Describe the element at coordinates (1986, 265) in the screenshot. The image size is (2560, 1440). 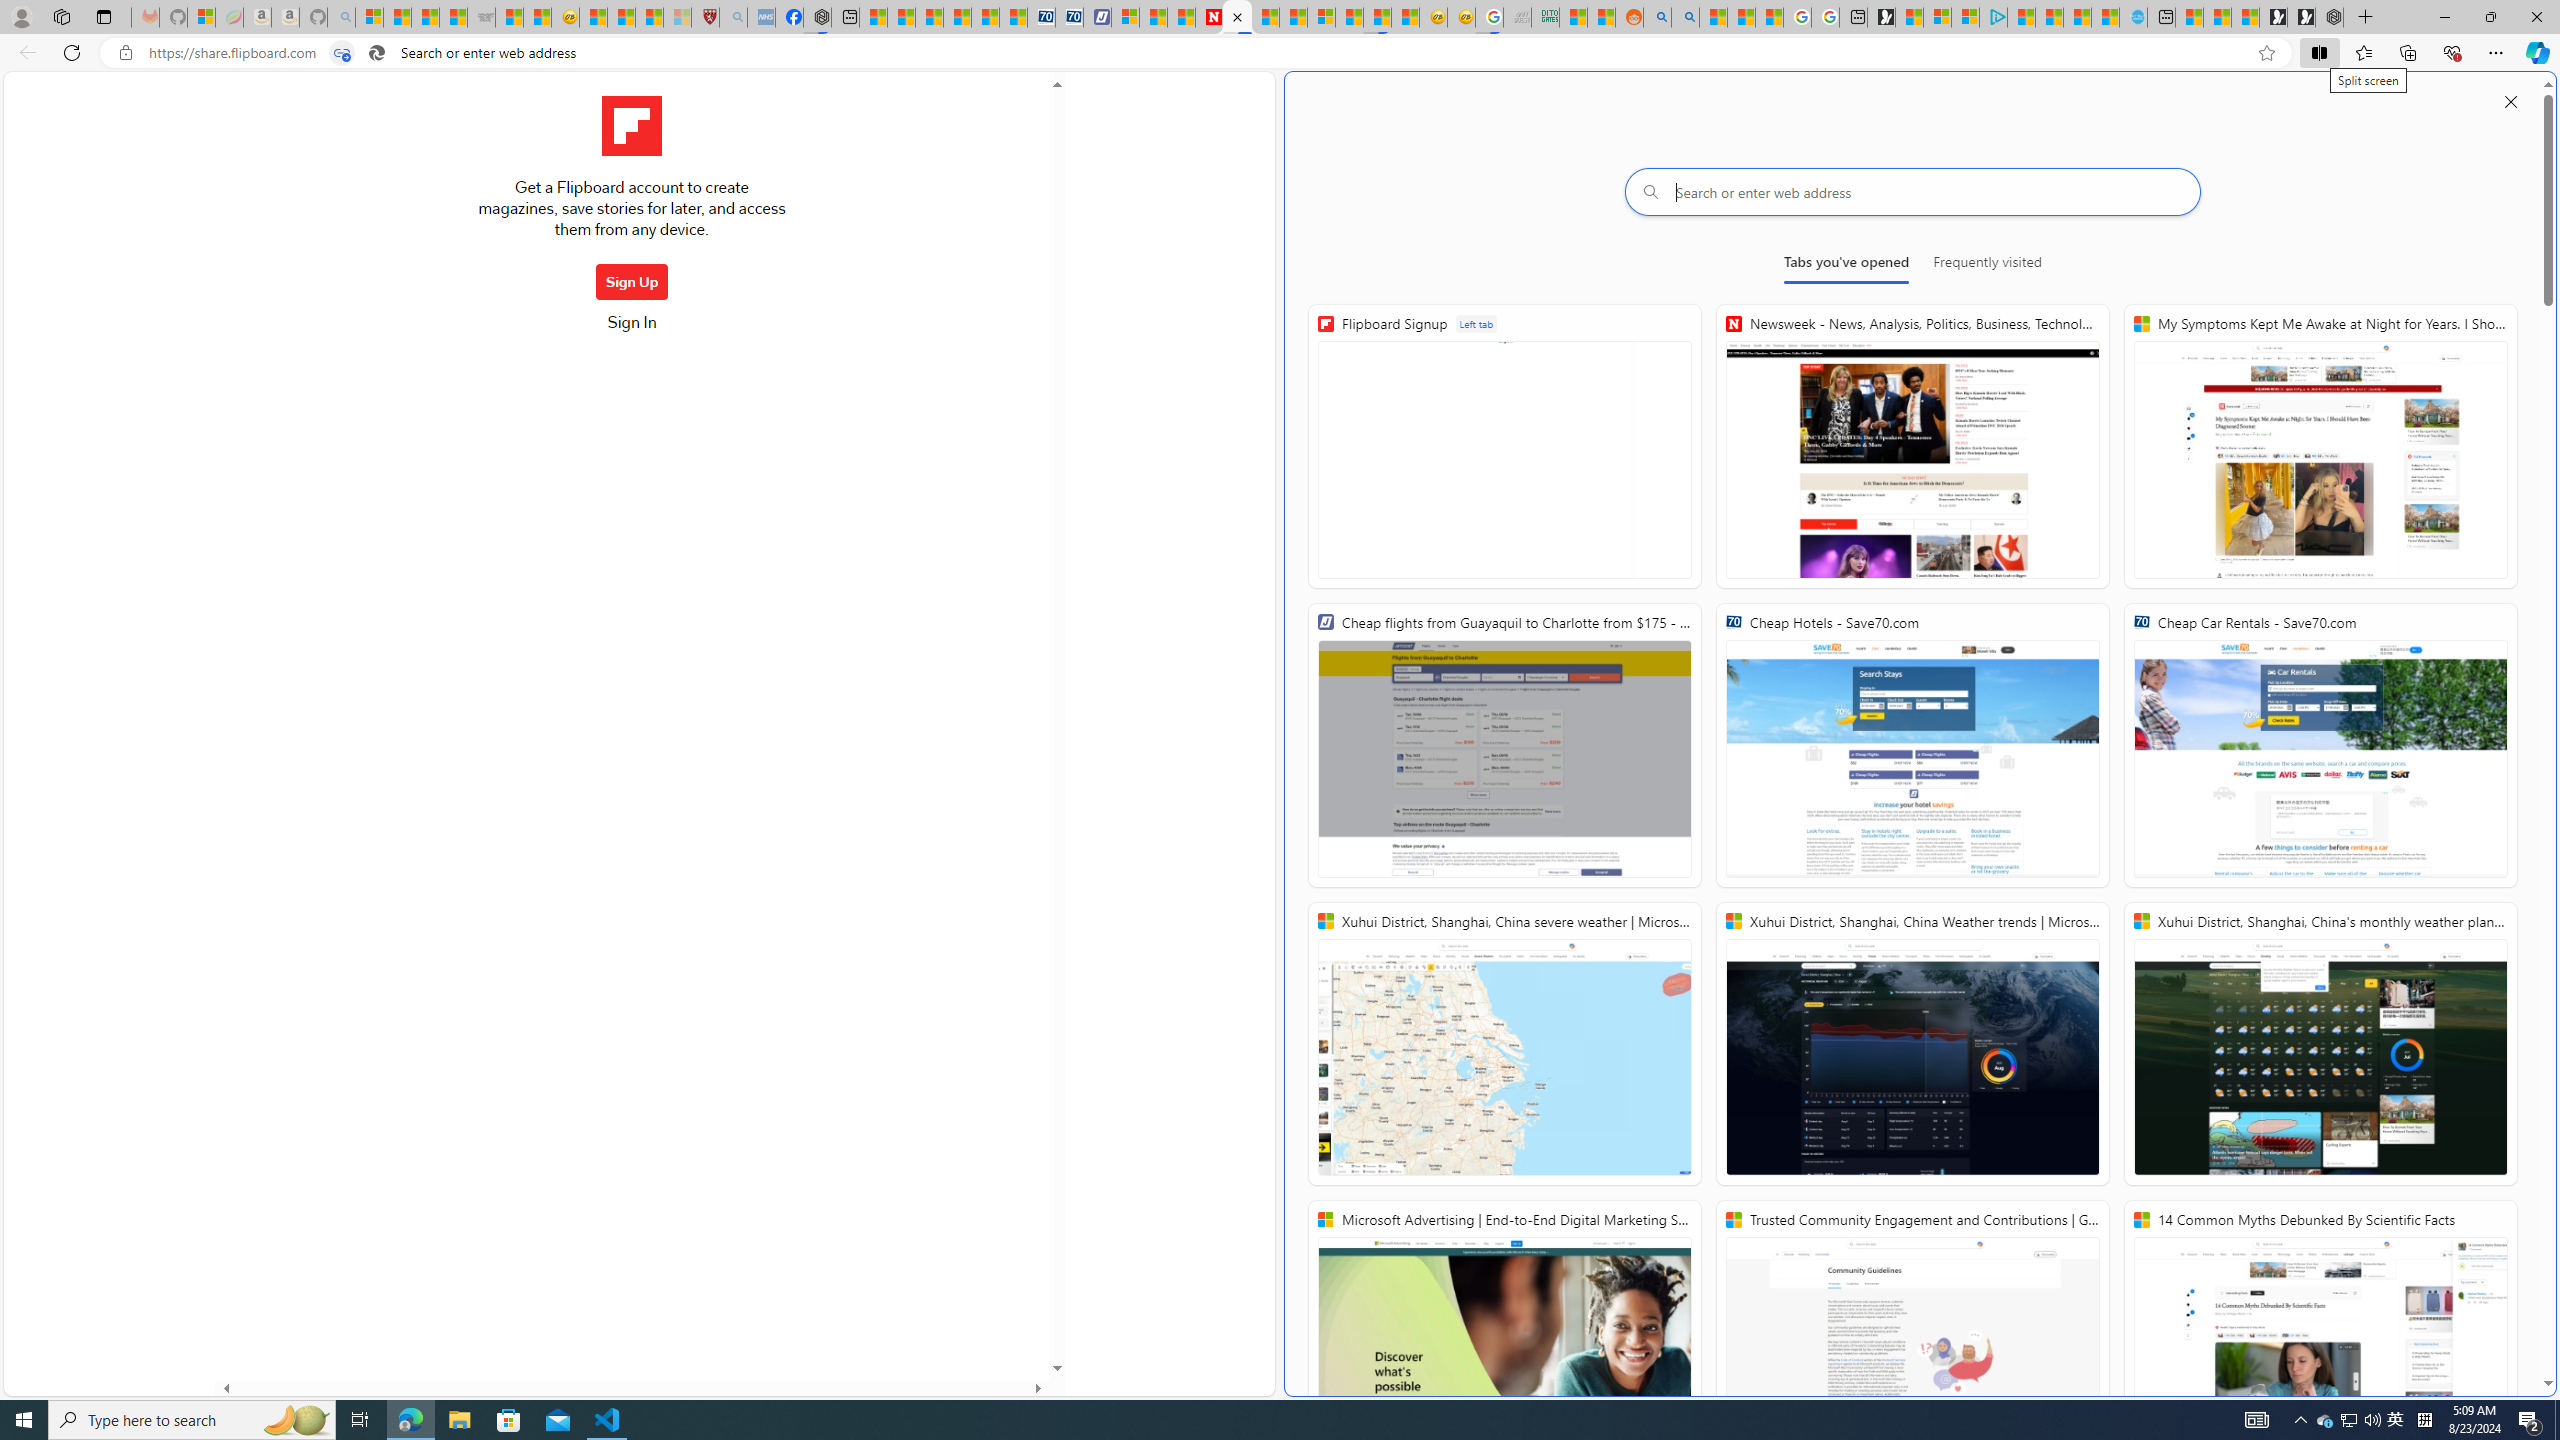
I see `'Frequently visited'` at that location.